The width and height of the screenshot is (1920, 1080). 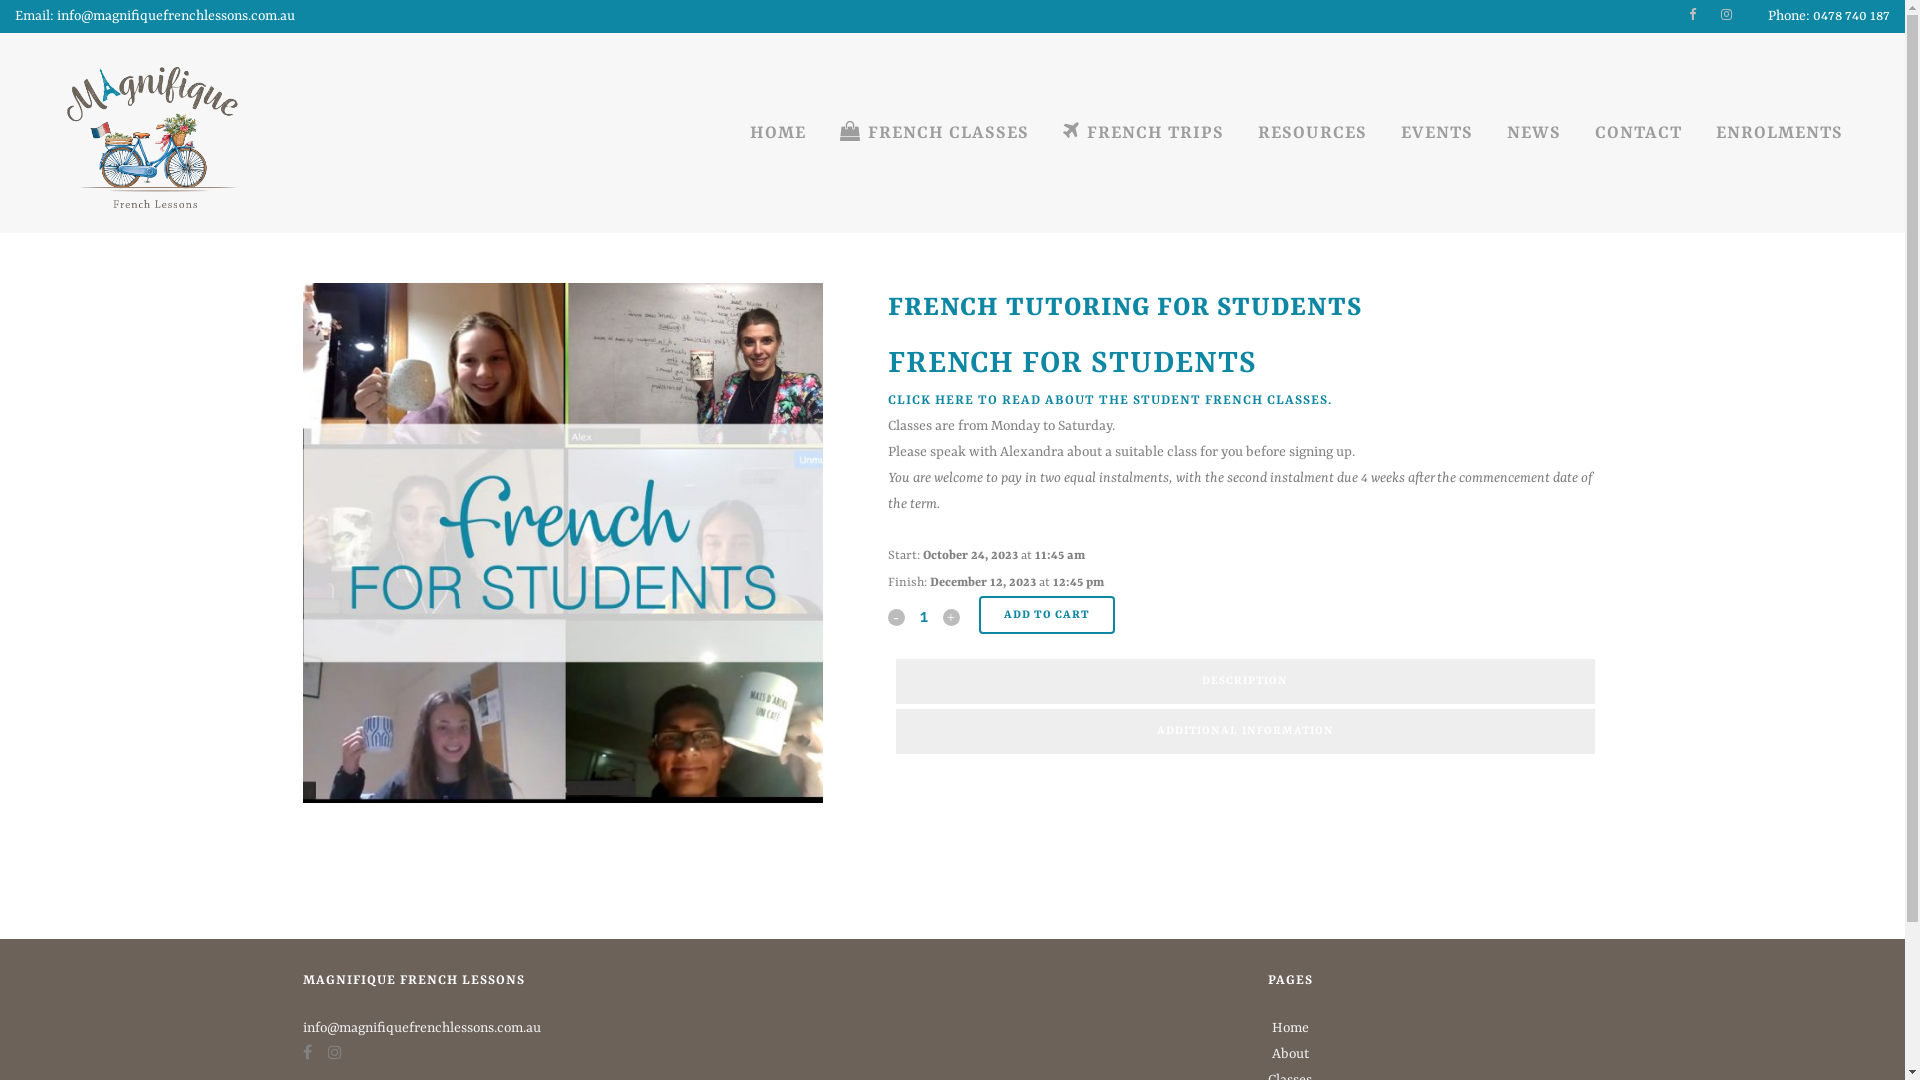 I want to click on 'info@magnifiquefrenchlessons.com.au', so click(x=176, y=15).